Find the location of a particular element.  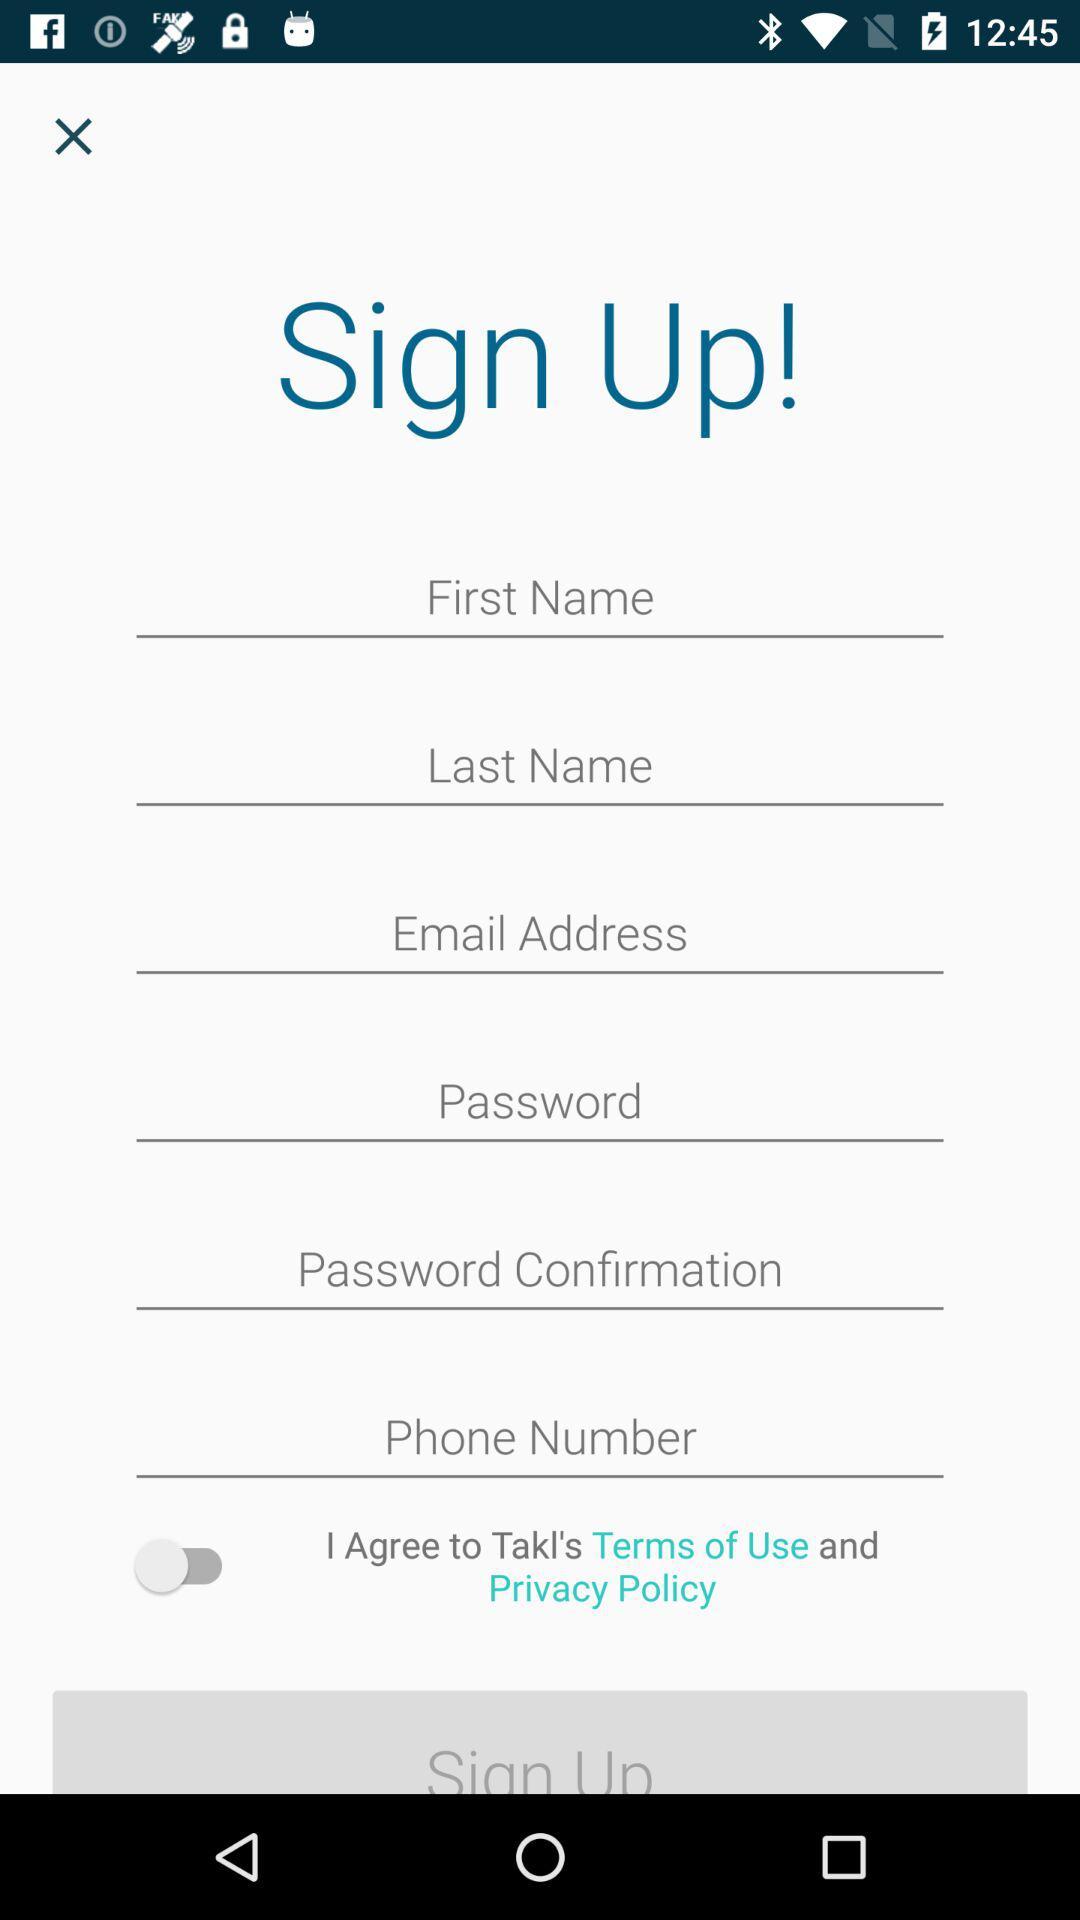

e-mail adress is located at coordinates (540, 934).